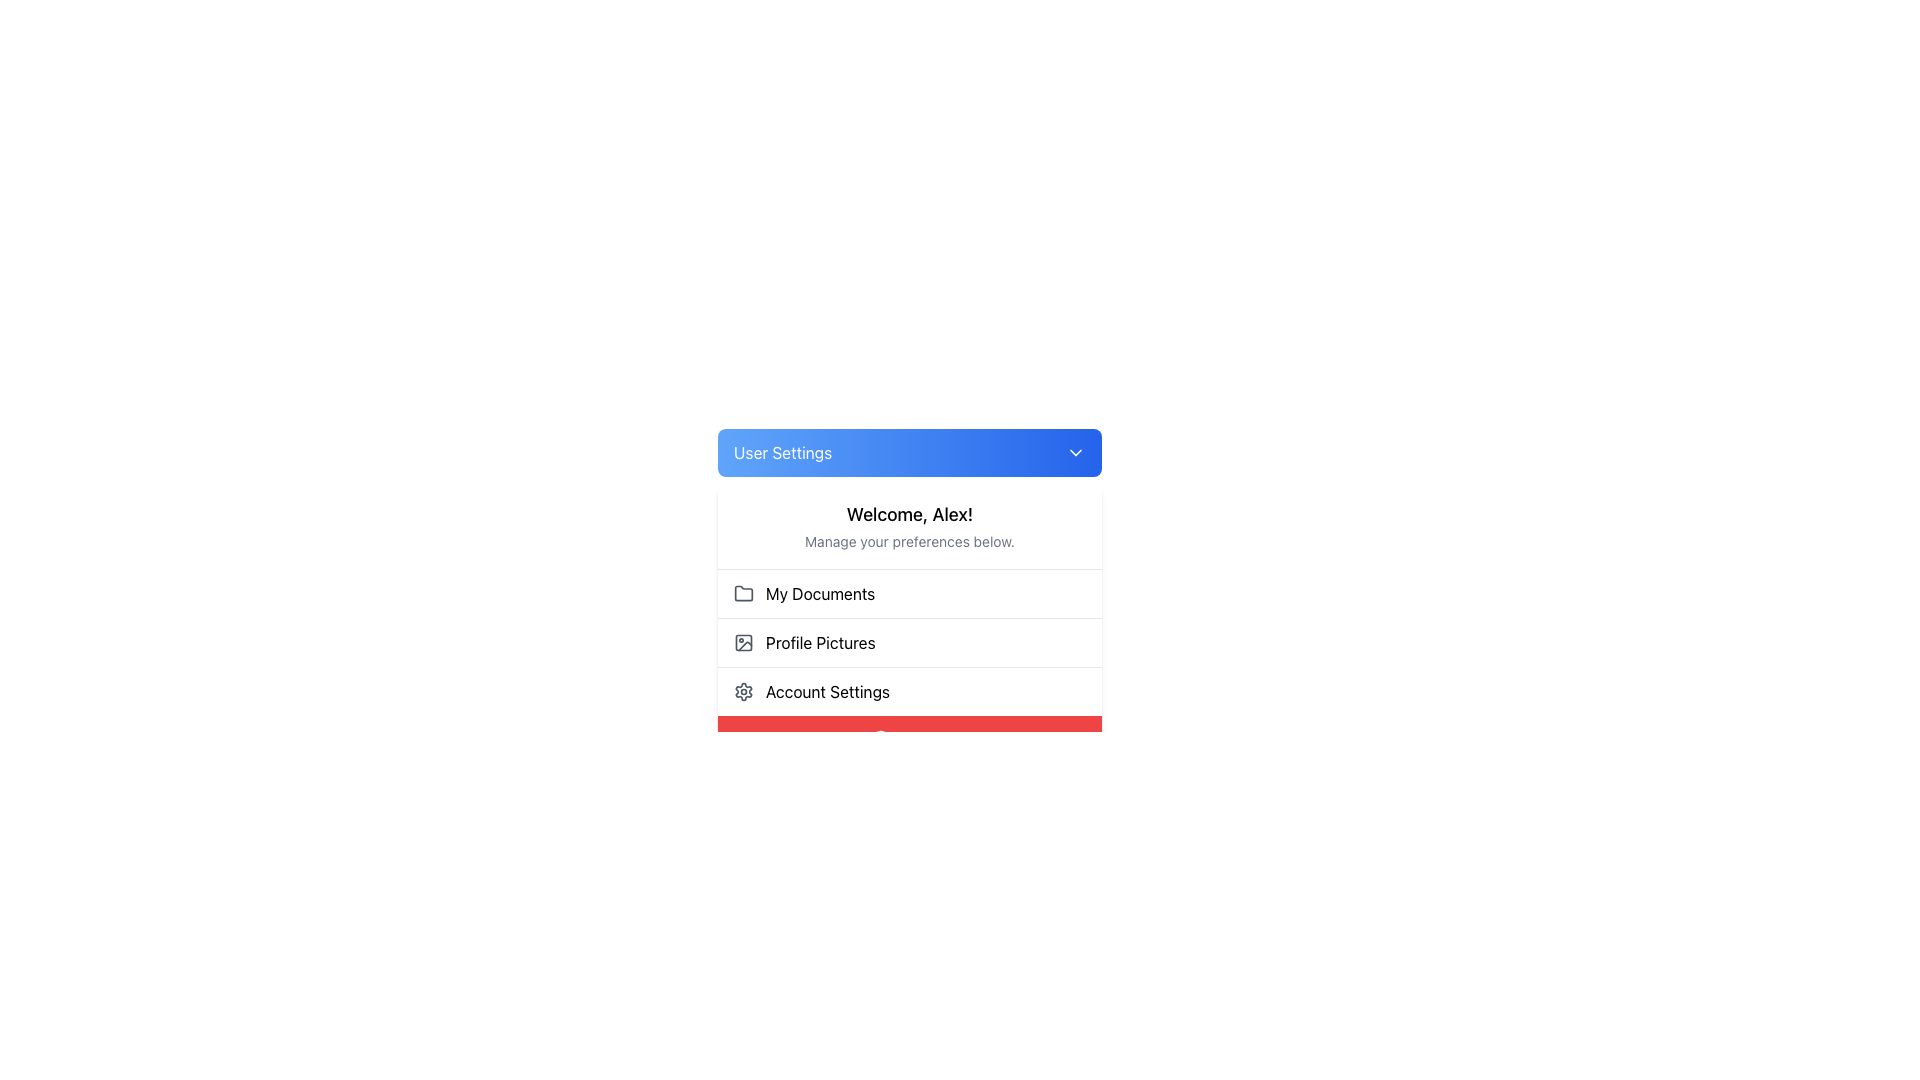 Image resolution: width=1920 pixels, height=1080 pixels. What do you see at coordinates (743, 592) in the screenshot?
I see `the first icon in the vertical list that represents the 'My Documents' section` at bounding box center [743, 592].